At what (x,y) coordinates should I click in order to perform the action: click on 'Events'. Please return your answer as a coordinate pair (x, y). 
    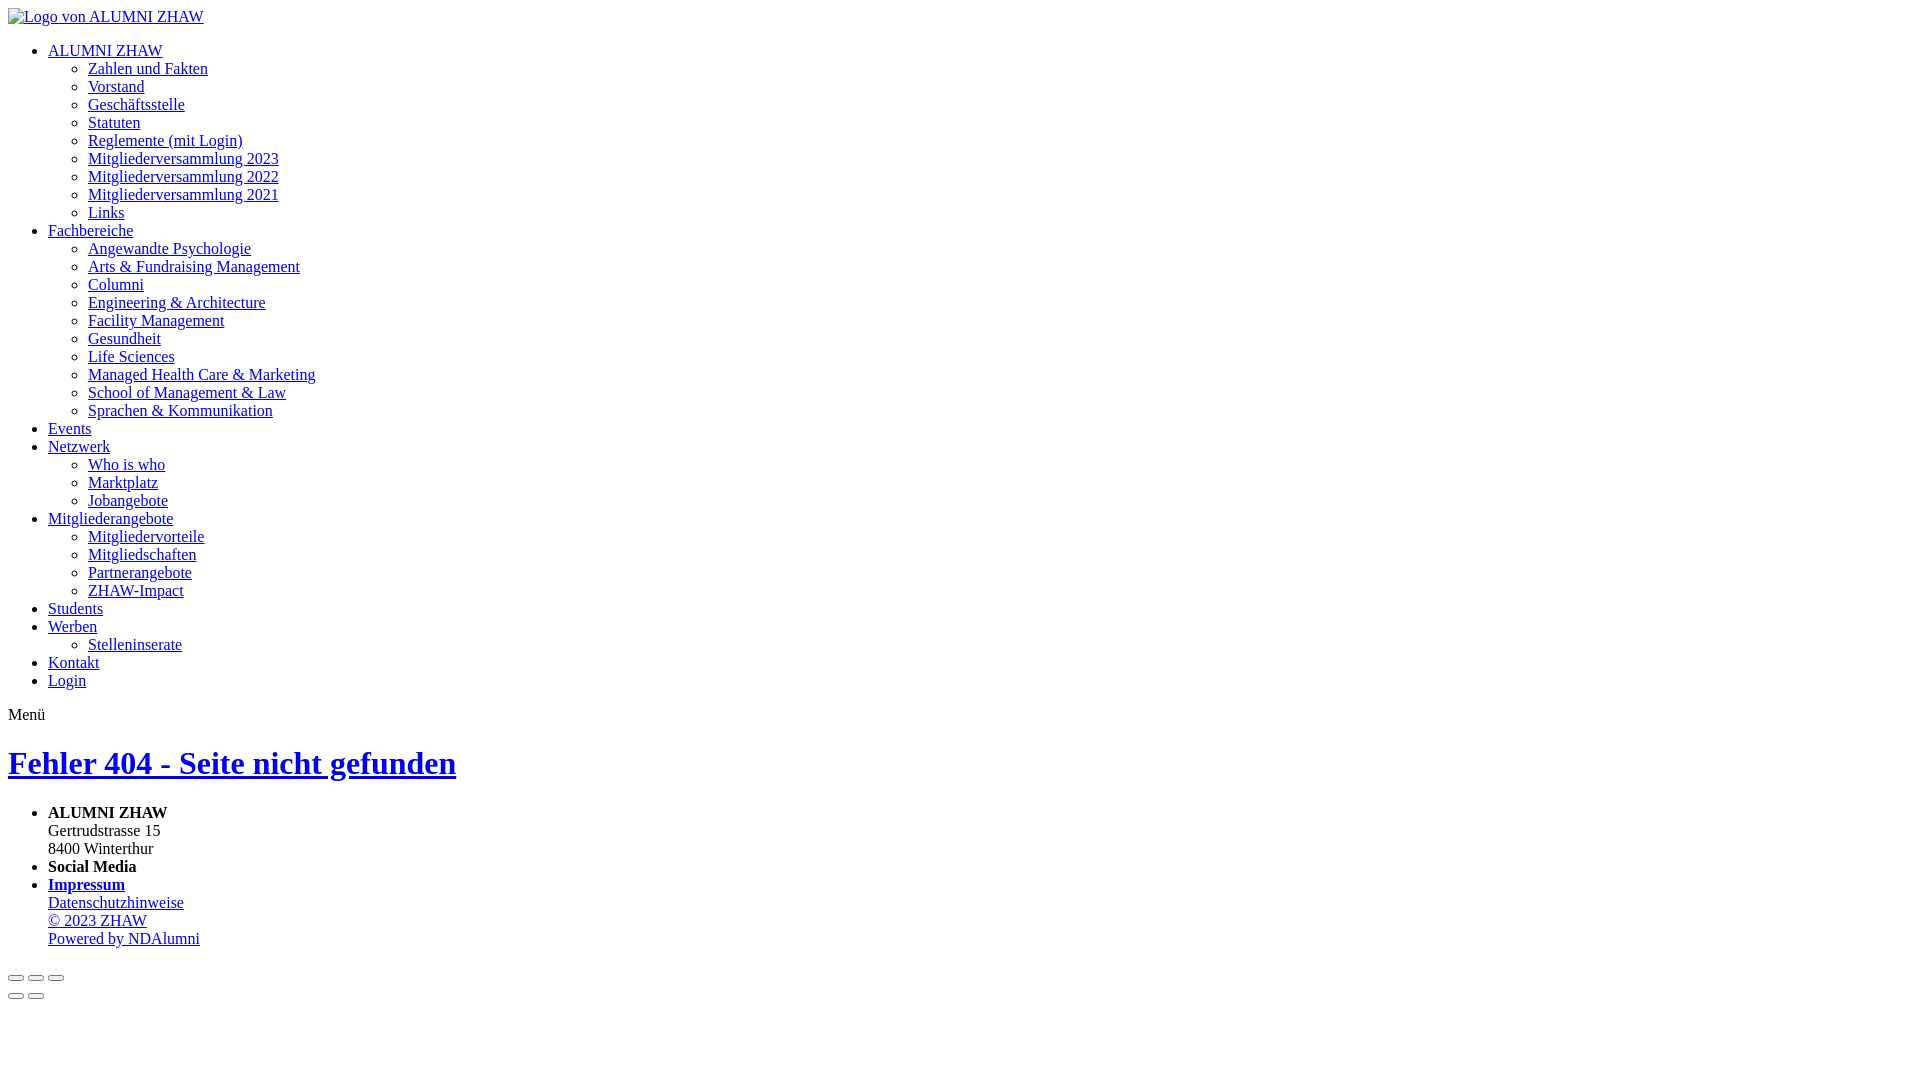
    Looking at the image, I should click on (70, 427).